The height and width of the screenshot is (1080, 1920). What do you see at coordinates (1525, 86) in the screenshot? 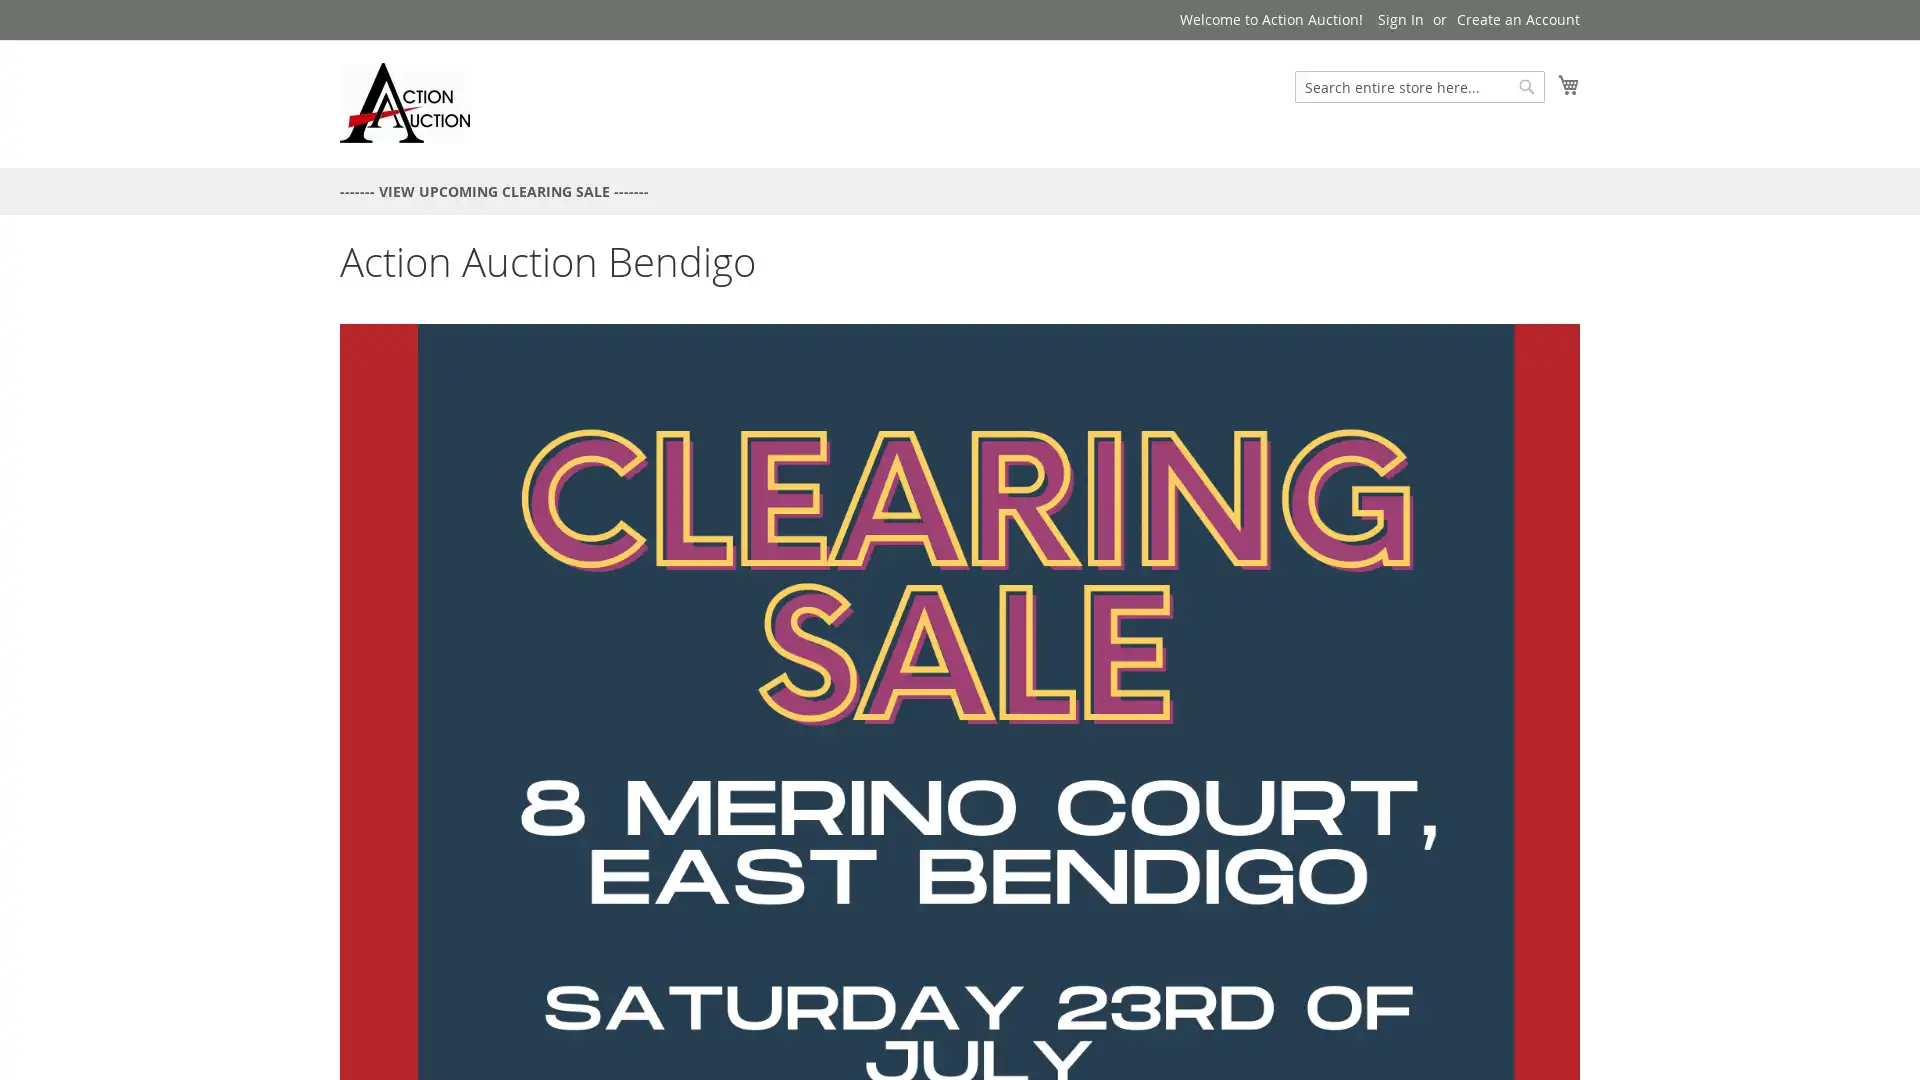
I see `Search` at bounding box center [1525, 86].